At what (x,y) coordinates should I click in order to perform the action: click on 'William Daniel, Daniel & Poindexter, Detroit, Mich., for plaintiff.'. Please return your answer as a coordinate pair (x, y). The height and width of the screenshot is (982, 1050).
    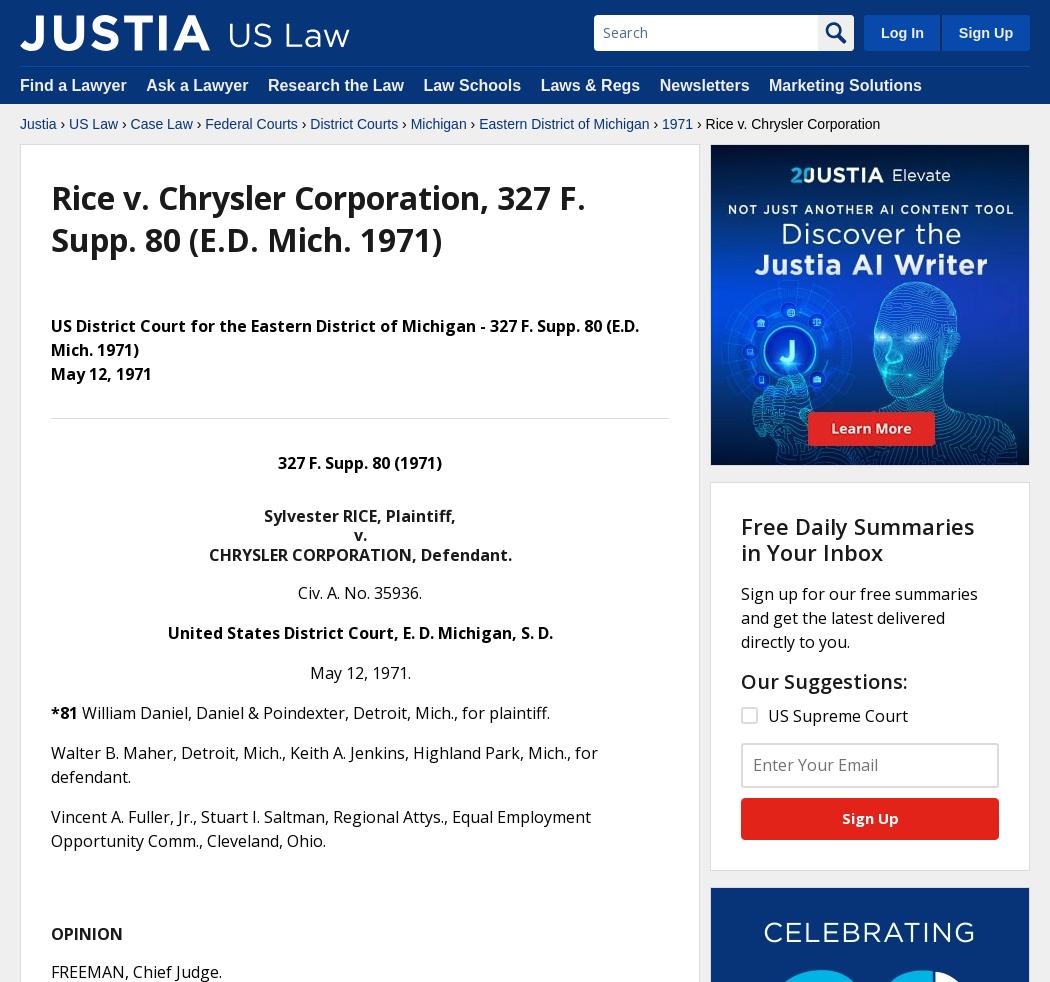
    Looking at the image, I should click on (313, 711).